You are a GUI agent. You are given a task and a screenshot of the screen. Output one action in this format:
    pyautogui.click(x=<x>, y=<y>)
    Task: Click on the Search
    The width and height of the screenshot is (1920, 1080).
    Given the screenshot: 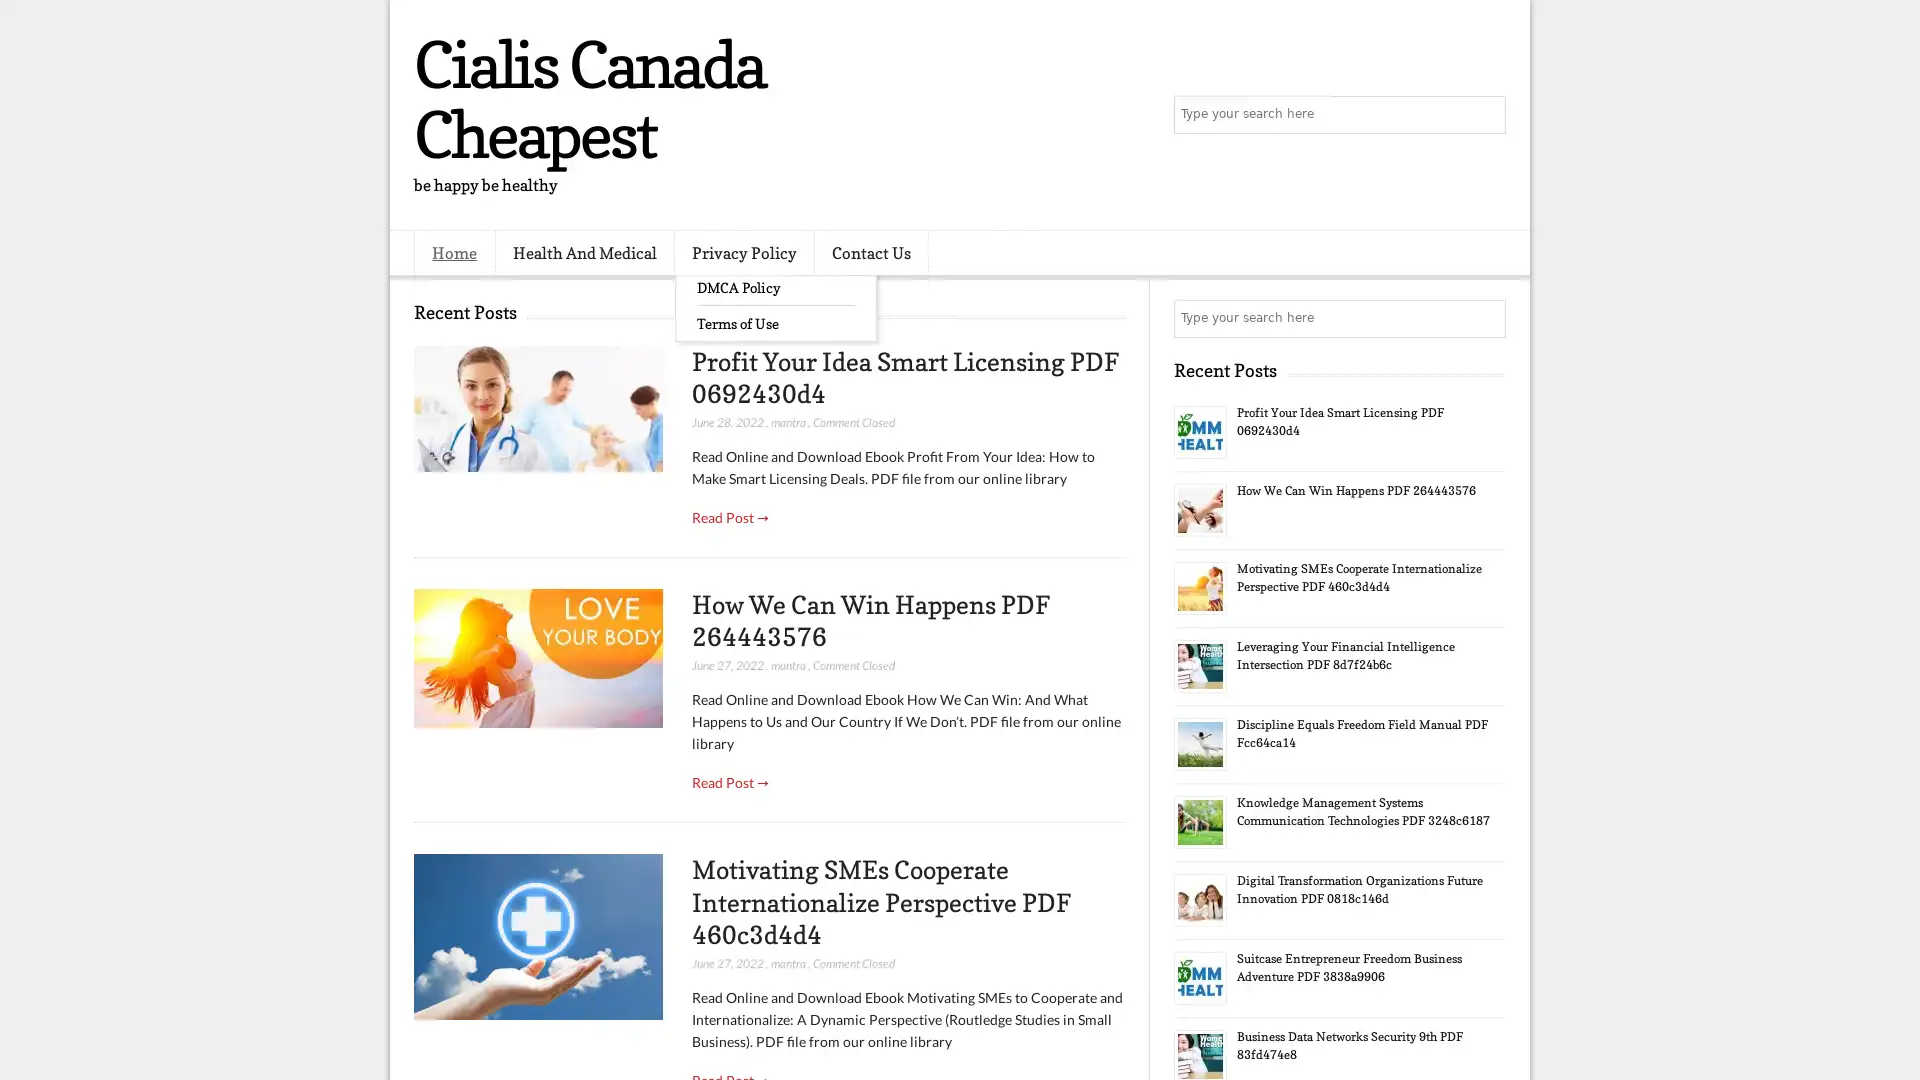 What is the action you would take?
    pyautogui.click(x=1485, y=318)
    